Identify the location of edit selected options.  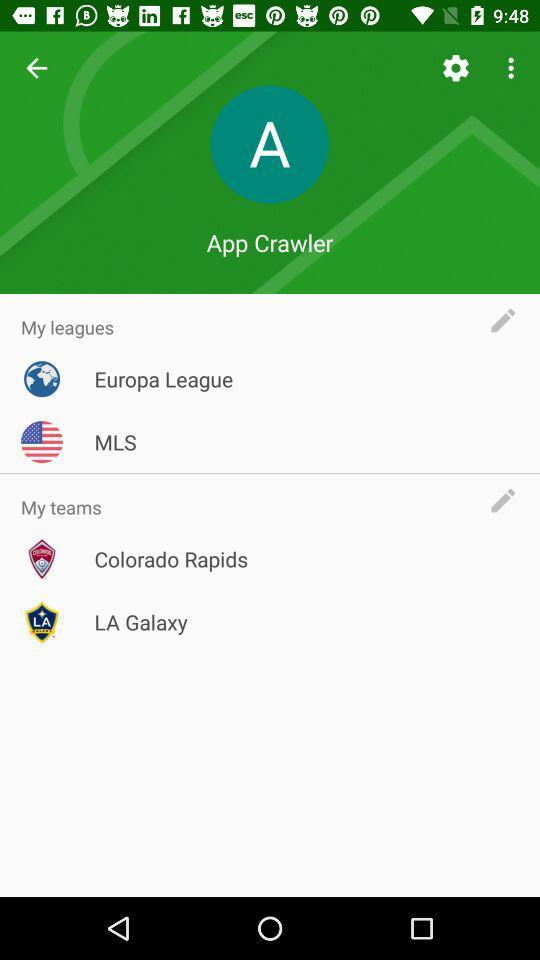
(508, 320).